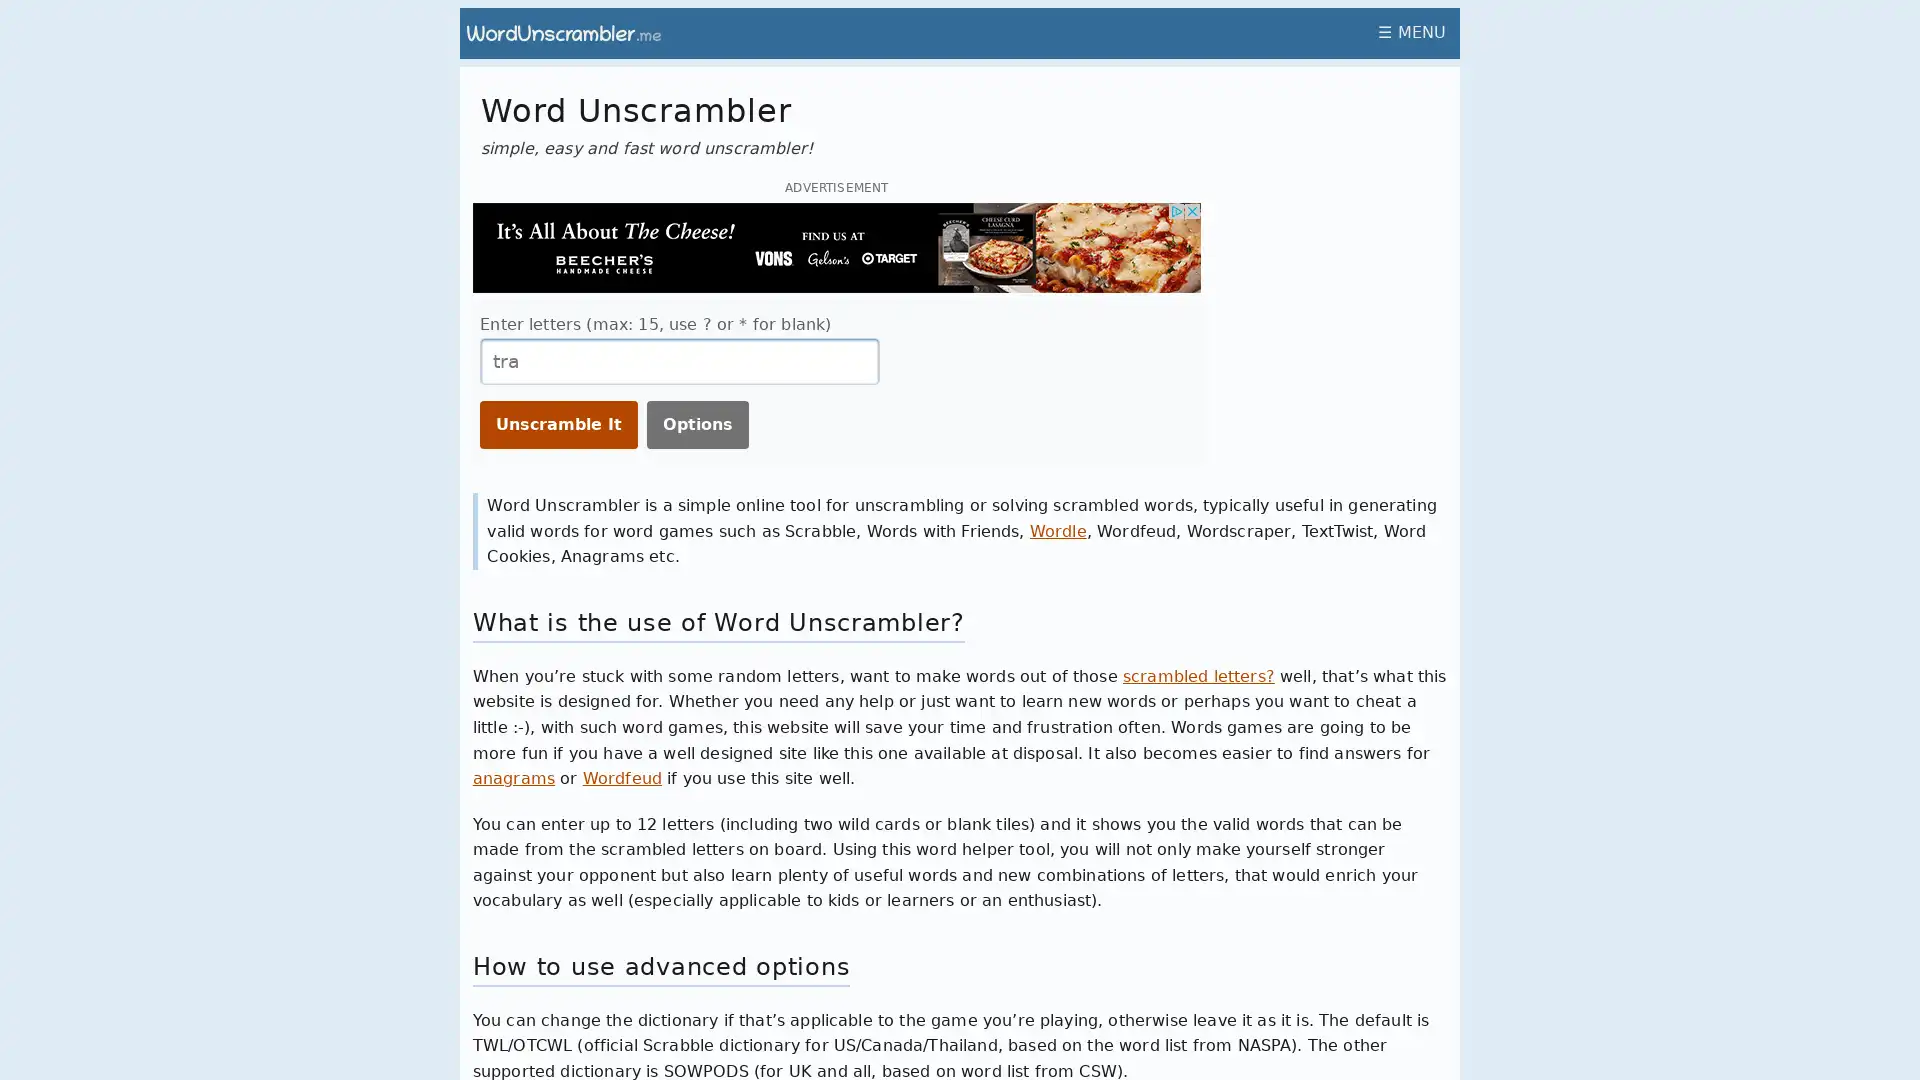  Describe the element at coordinates (558, 423) in the screenshot. I see `Unscramble It` at that location.